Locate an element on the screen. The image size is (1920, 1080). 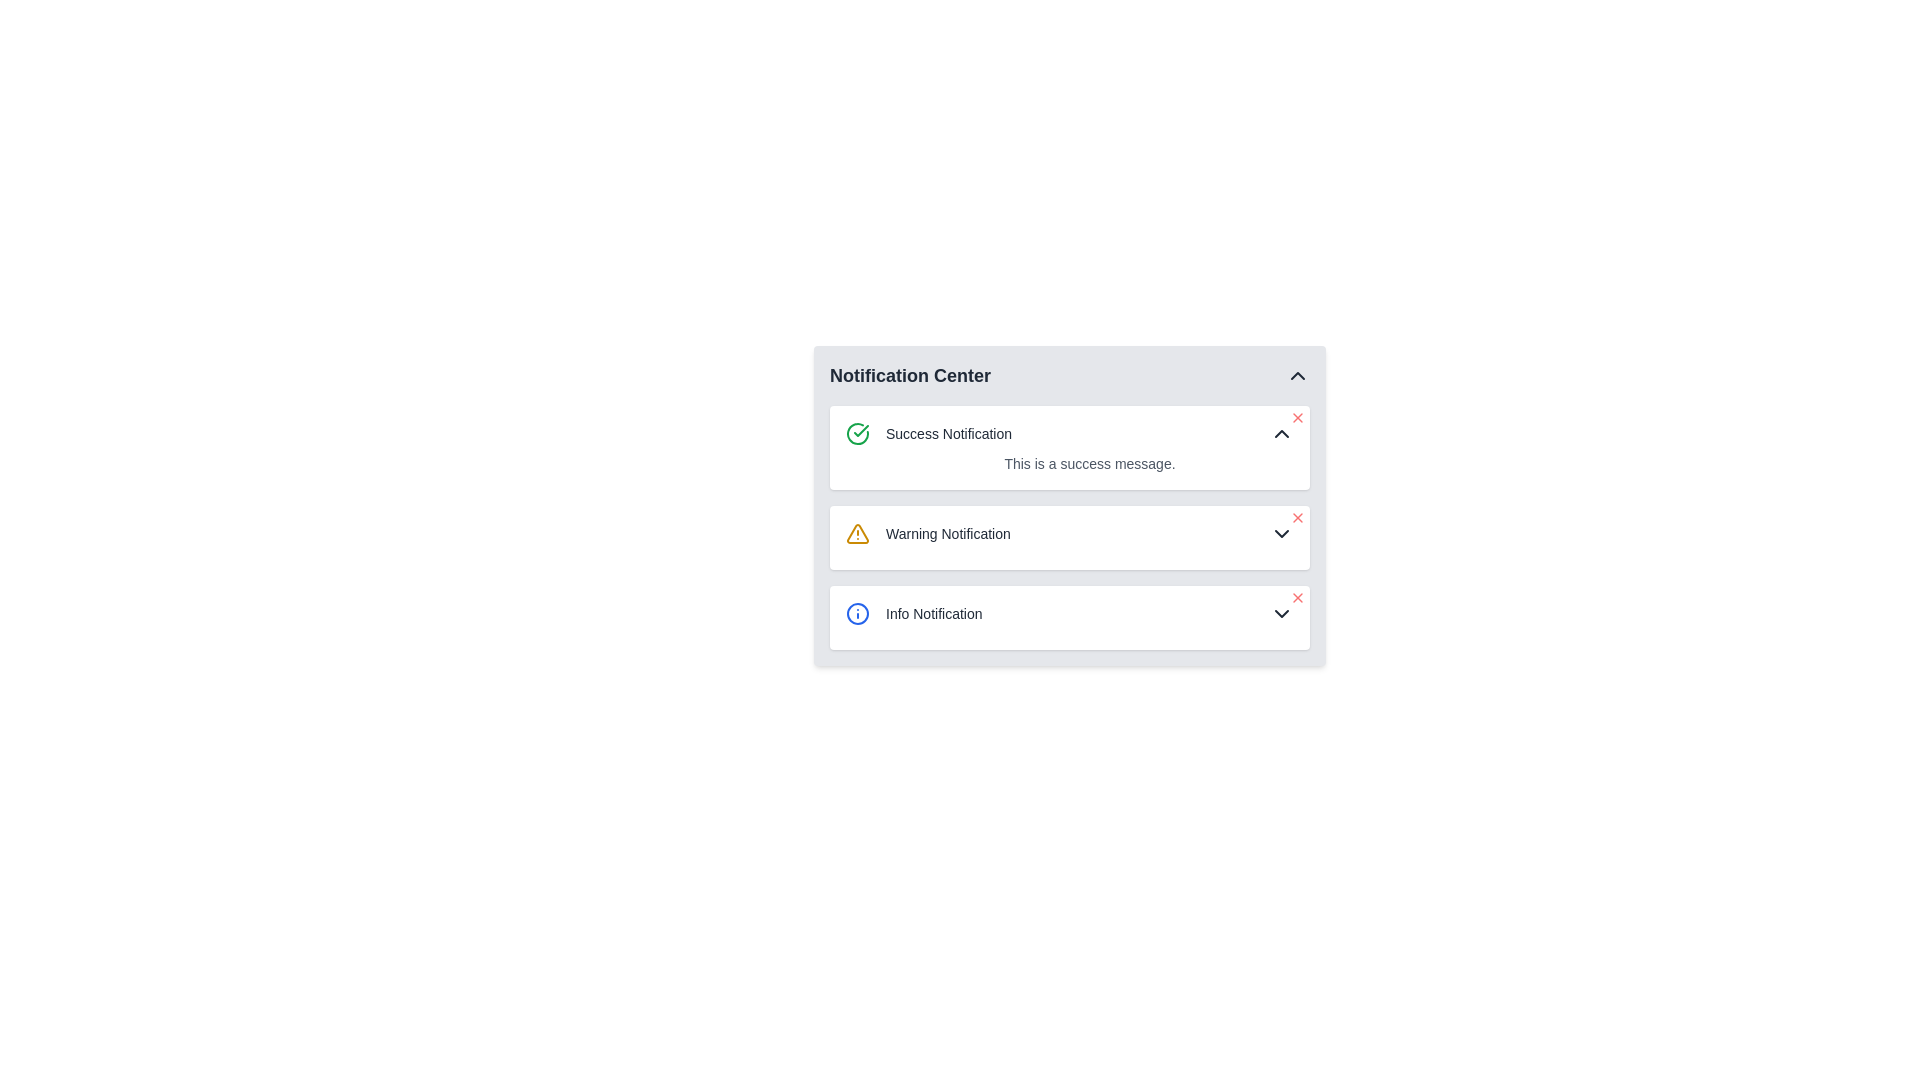
the downward arrow of the warning notification item is located at coordinates (1088, 532).